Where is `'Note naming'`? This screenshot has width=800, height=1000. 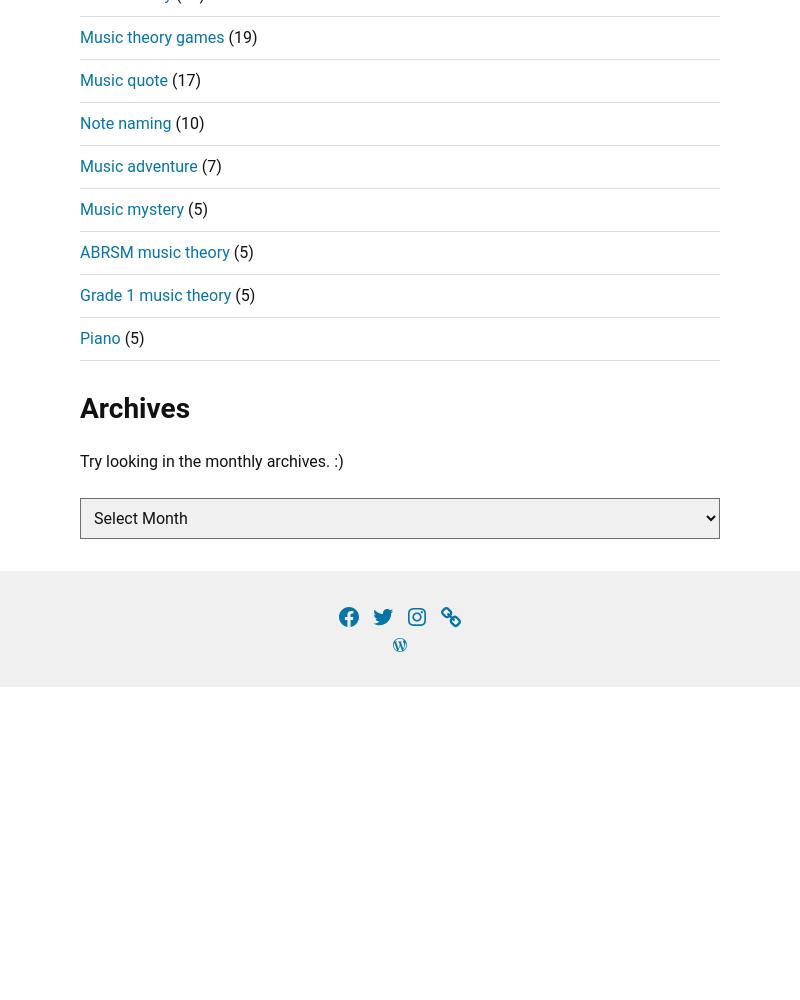 'Note naming' is located at coordinates (80, 121).